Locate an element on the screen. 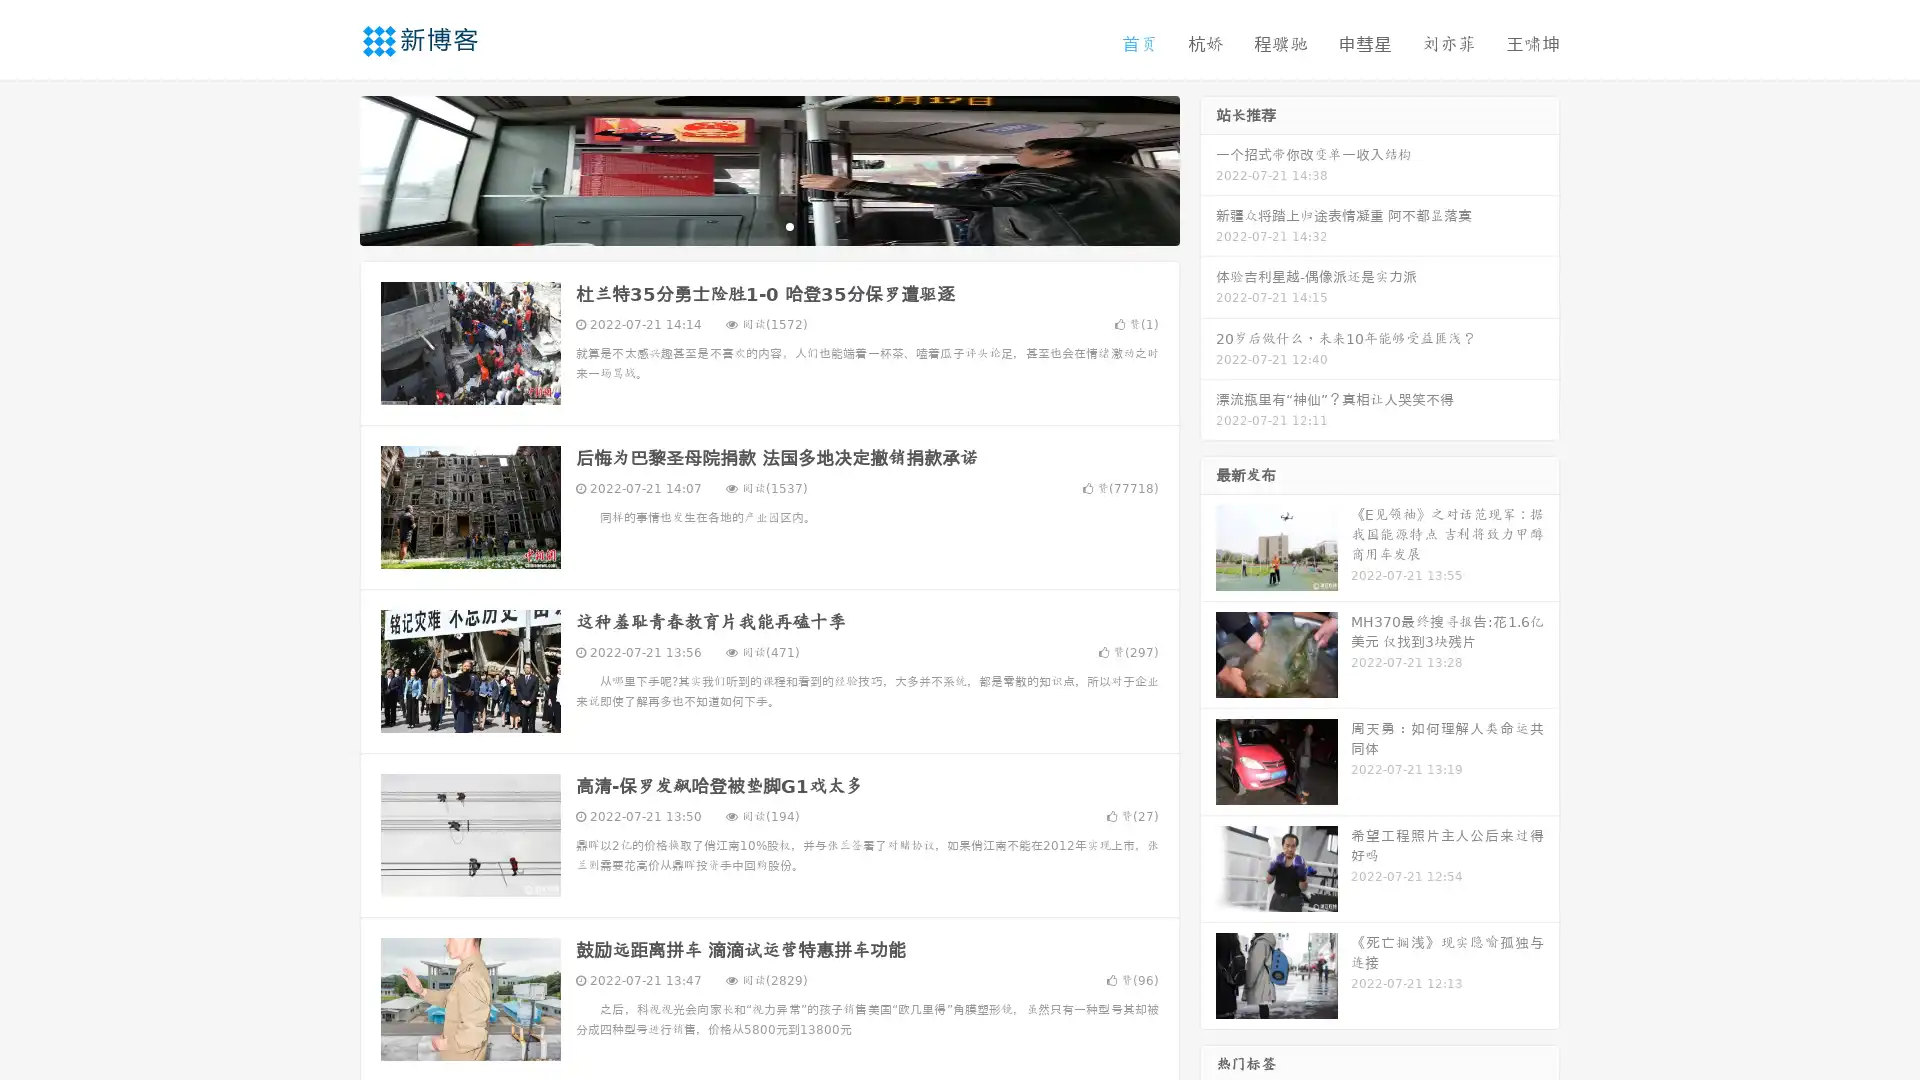 This screenshot has width=1920, height=1080. Next slide is located at coordinates (1208, 168).